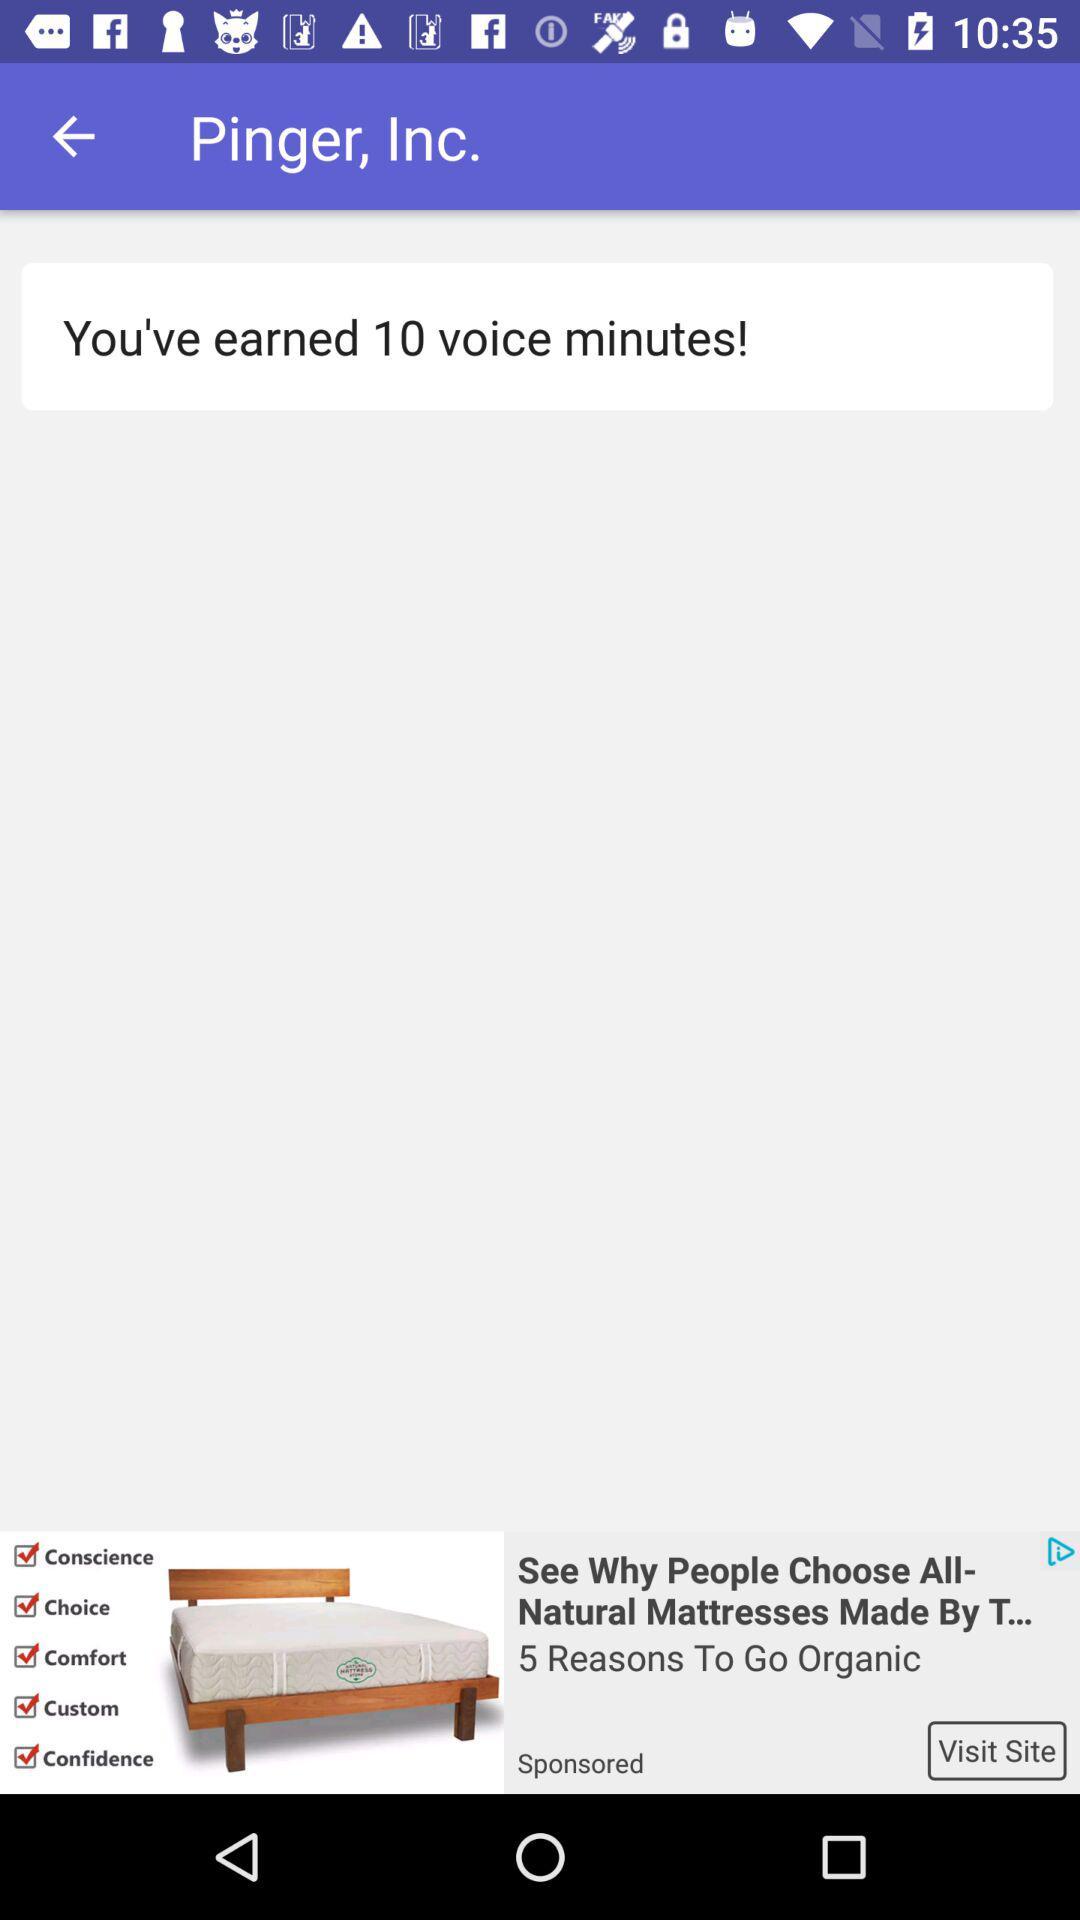 This screenshot has height=1920, width=1080. Describe the element at coordinates (790, 1676) in the screenshot. I see `the item above the sponsored` at that location.